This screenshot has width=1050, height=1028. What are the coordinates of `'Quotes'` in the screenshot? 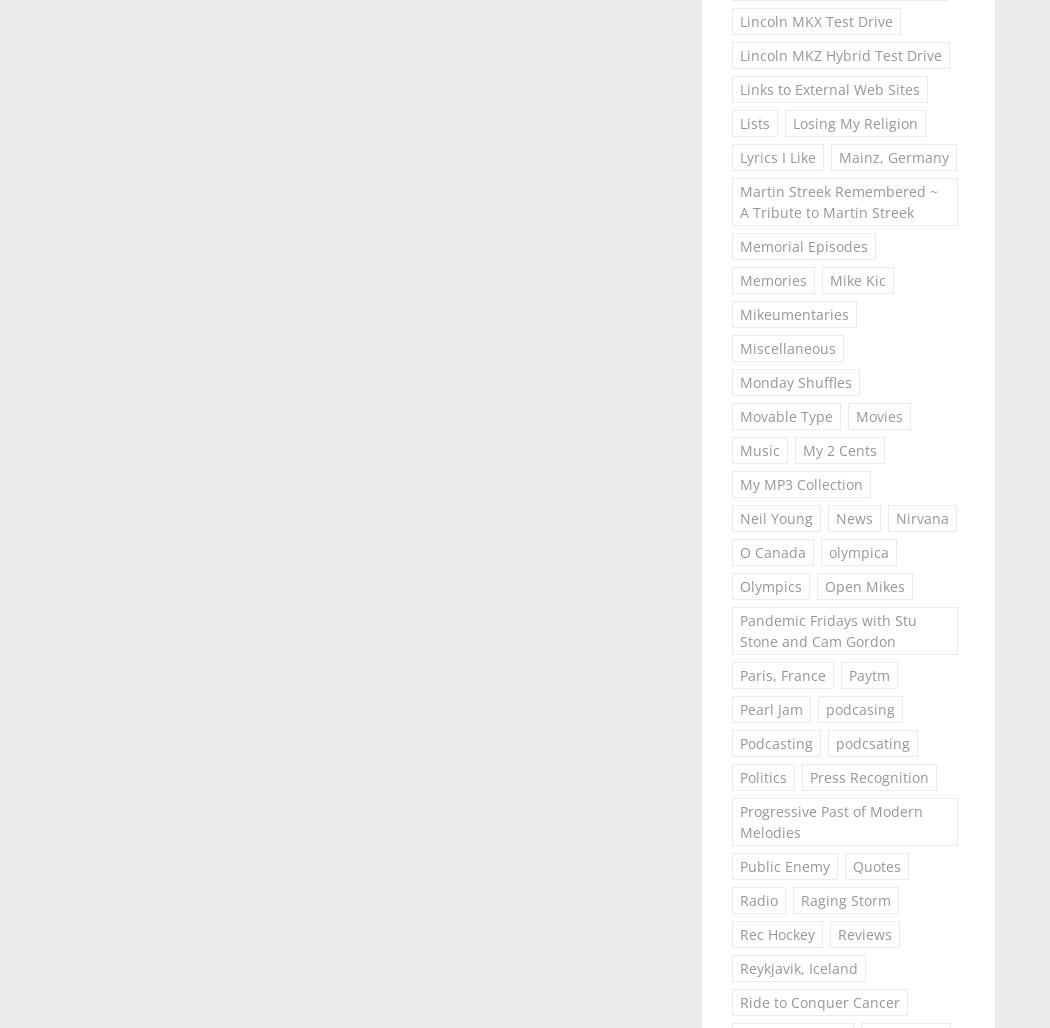 It's located at (875, 865).